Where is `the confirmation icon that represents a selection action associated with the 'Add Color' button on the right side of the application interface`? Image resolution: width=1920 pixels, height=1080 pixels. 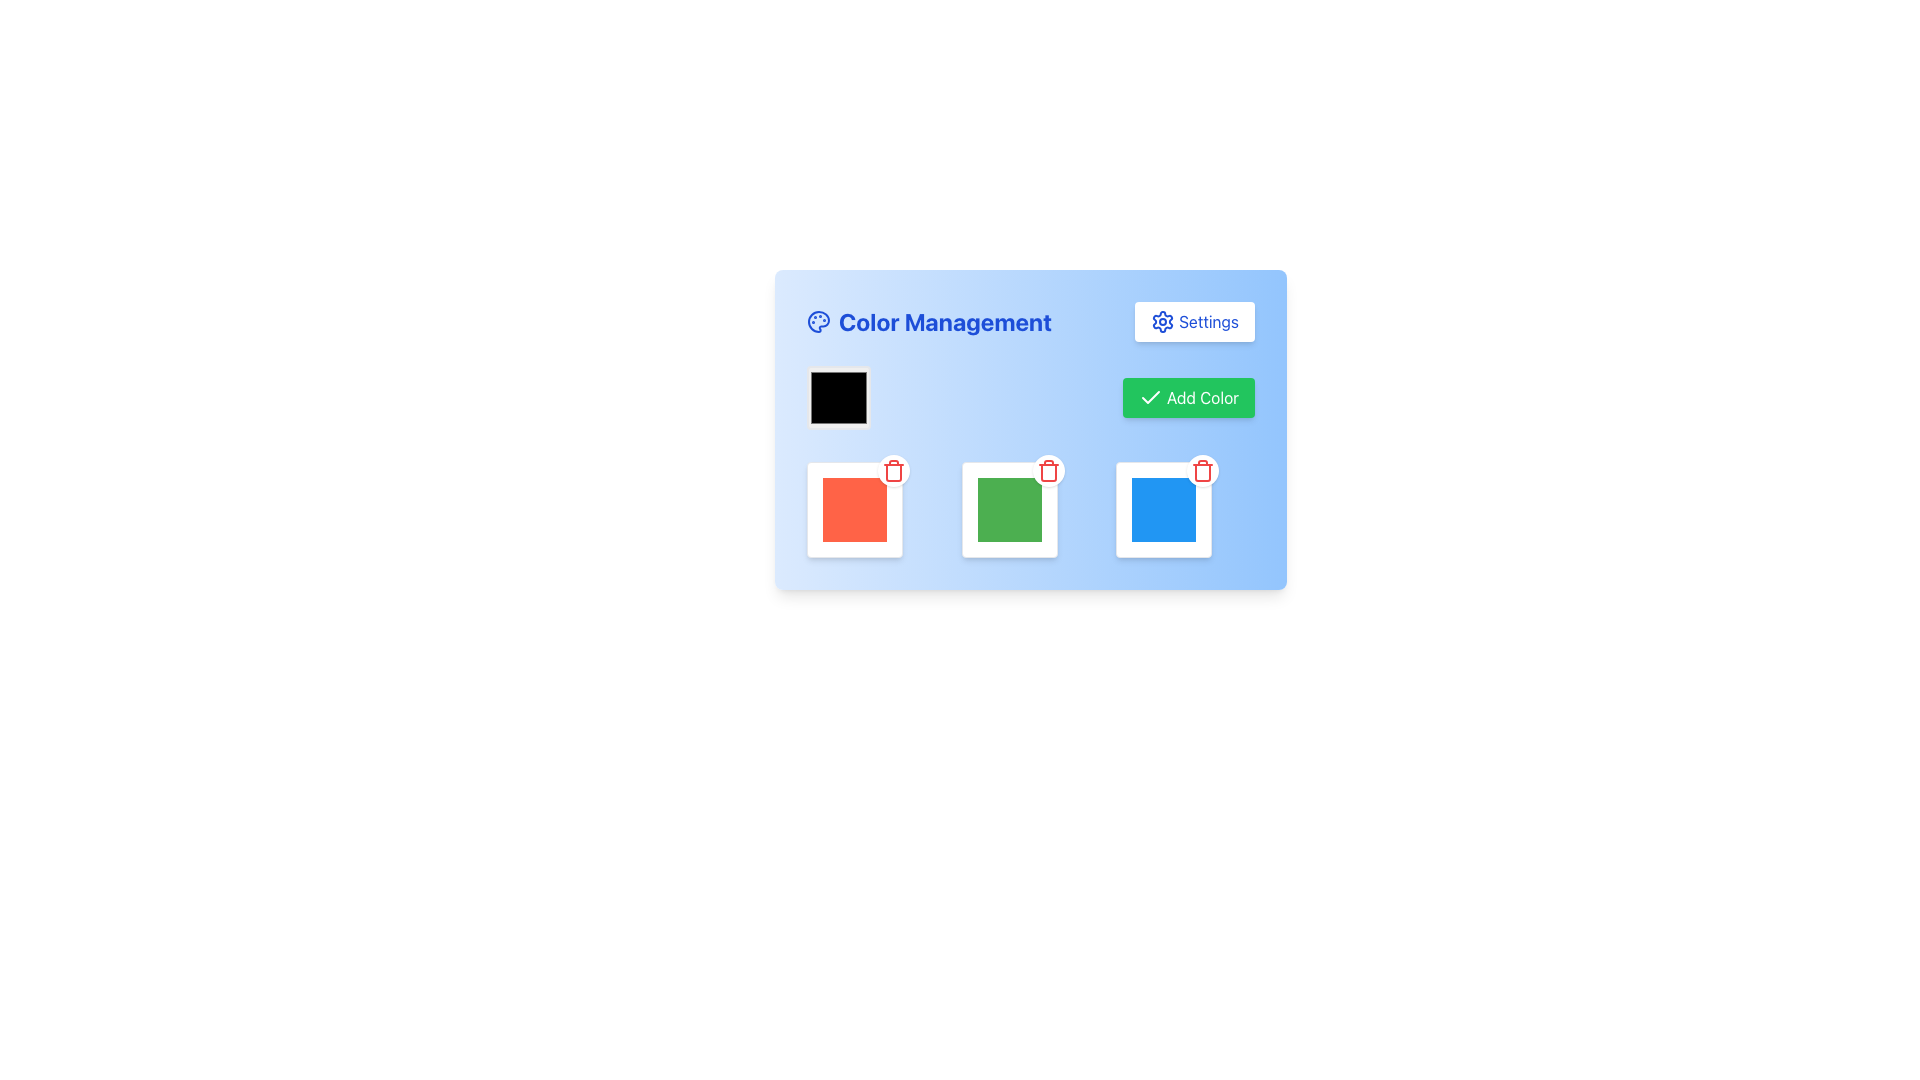 the confirmation icon that represents a selection action associated with the 'Add Color' button on the right side of the application interface is located at coordinates (1150, 397).